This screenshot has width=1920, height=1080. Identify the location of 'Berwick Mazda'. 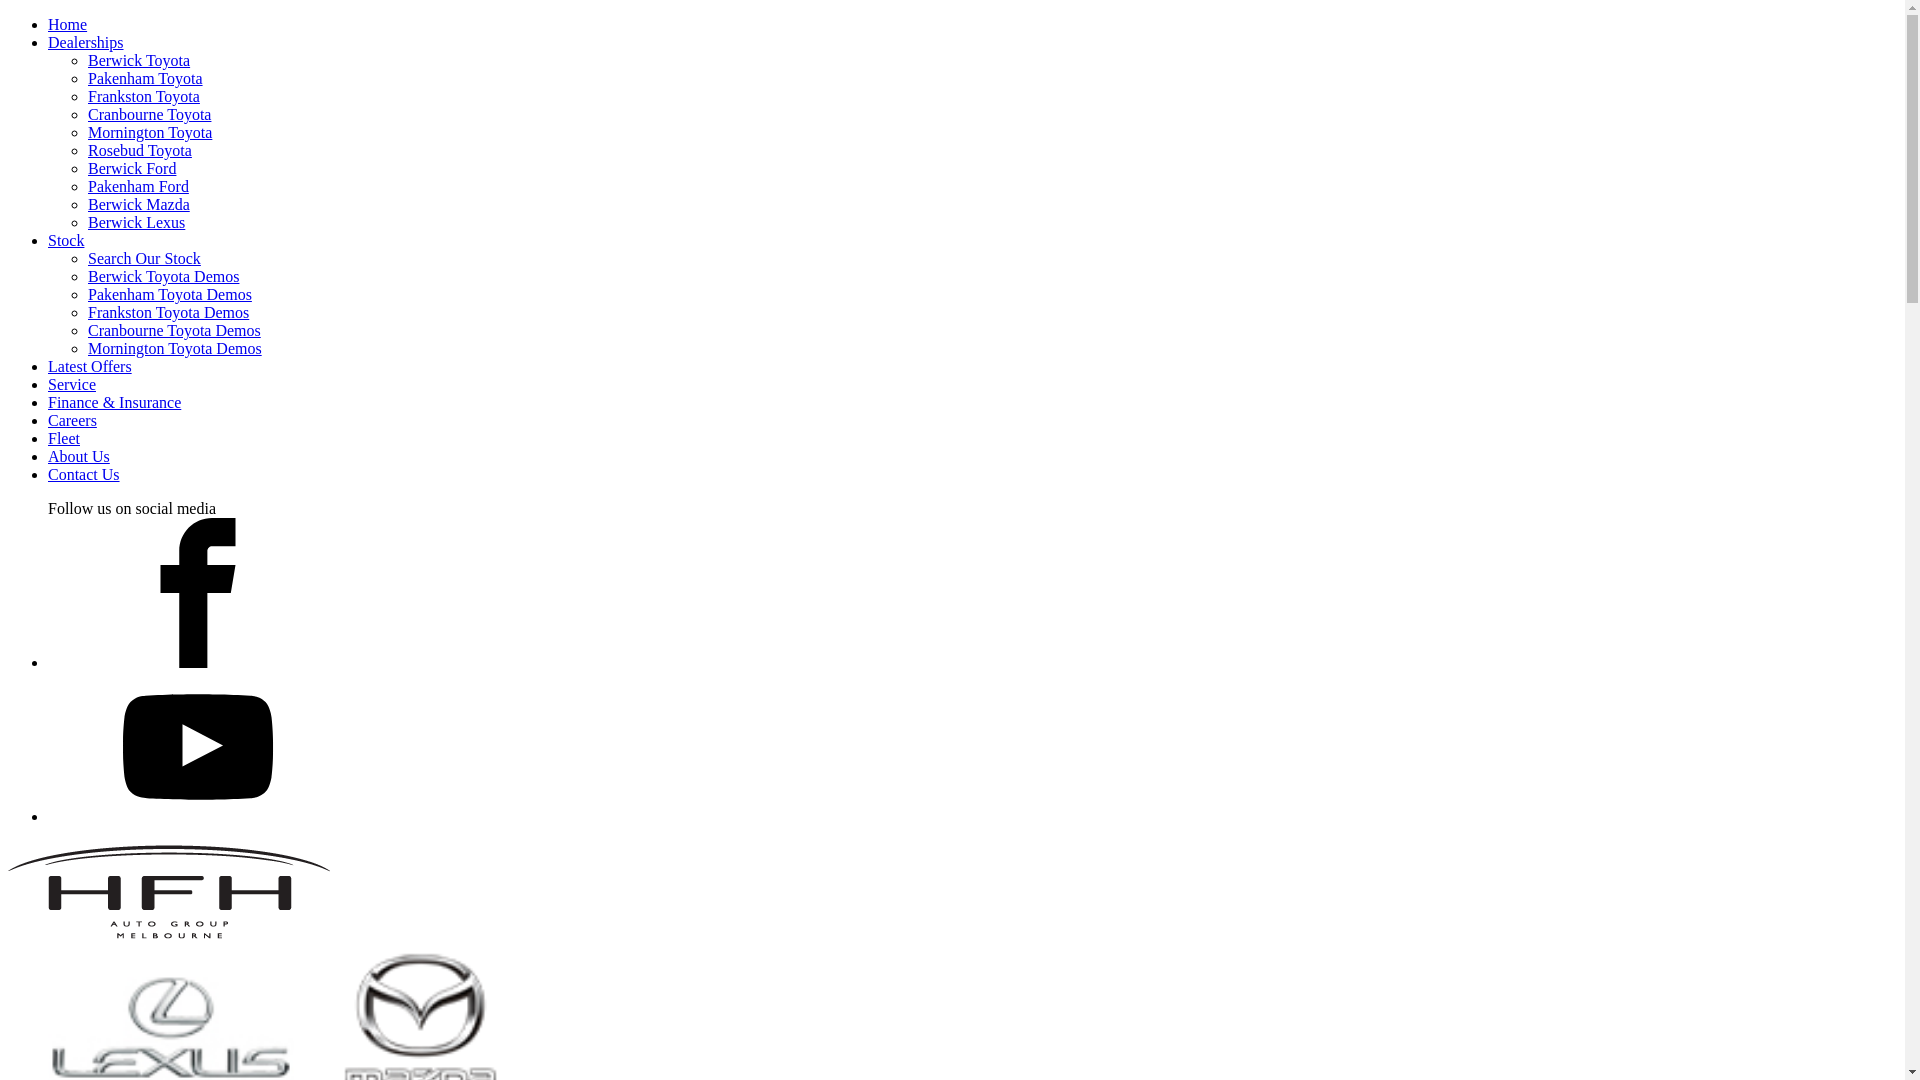
(138, 204).